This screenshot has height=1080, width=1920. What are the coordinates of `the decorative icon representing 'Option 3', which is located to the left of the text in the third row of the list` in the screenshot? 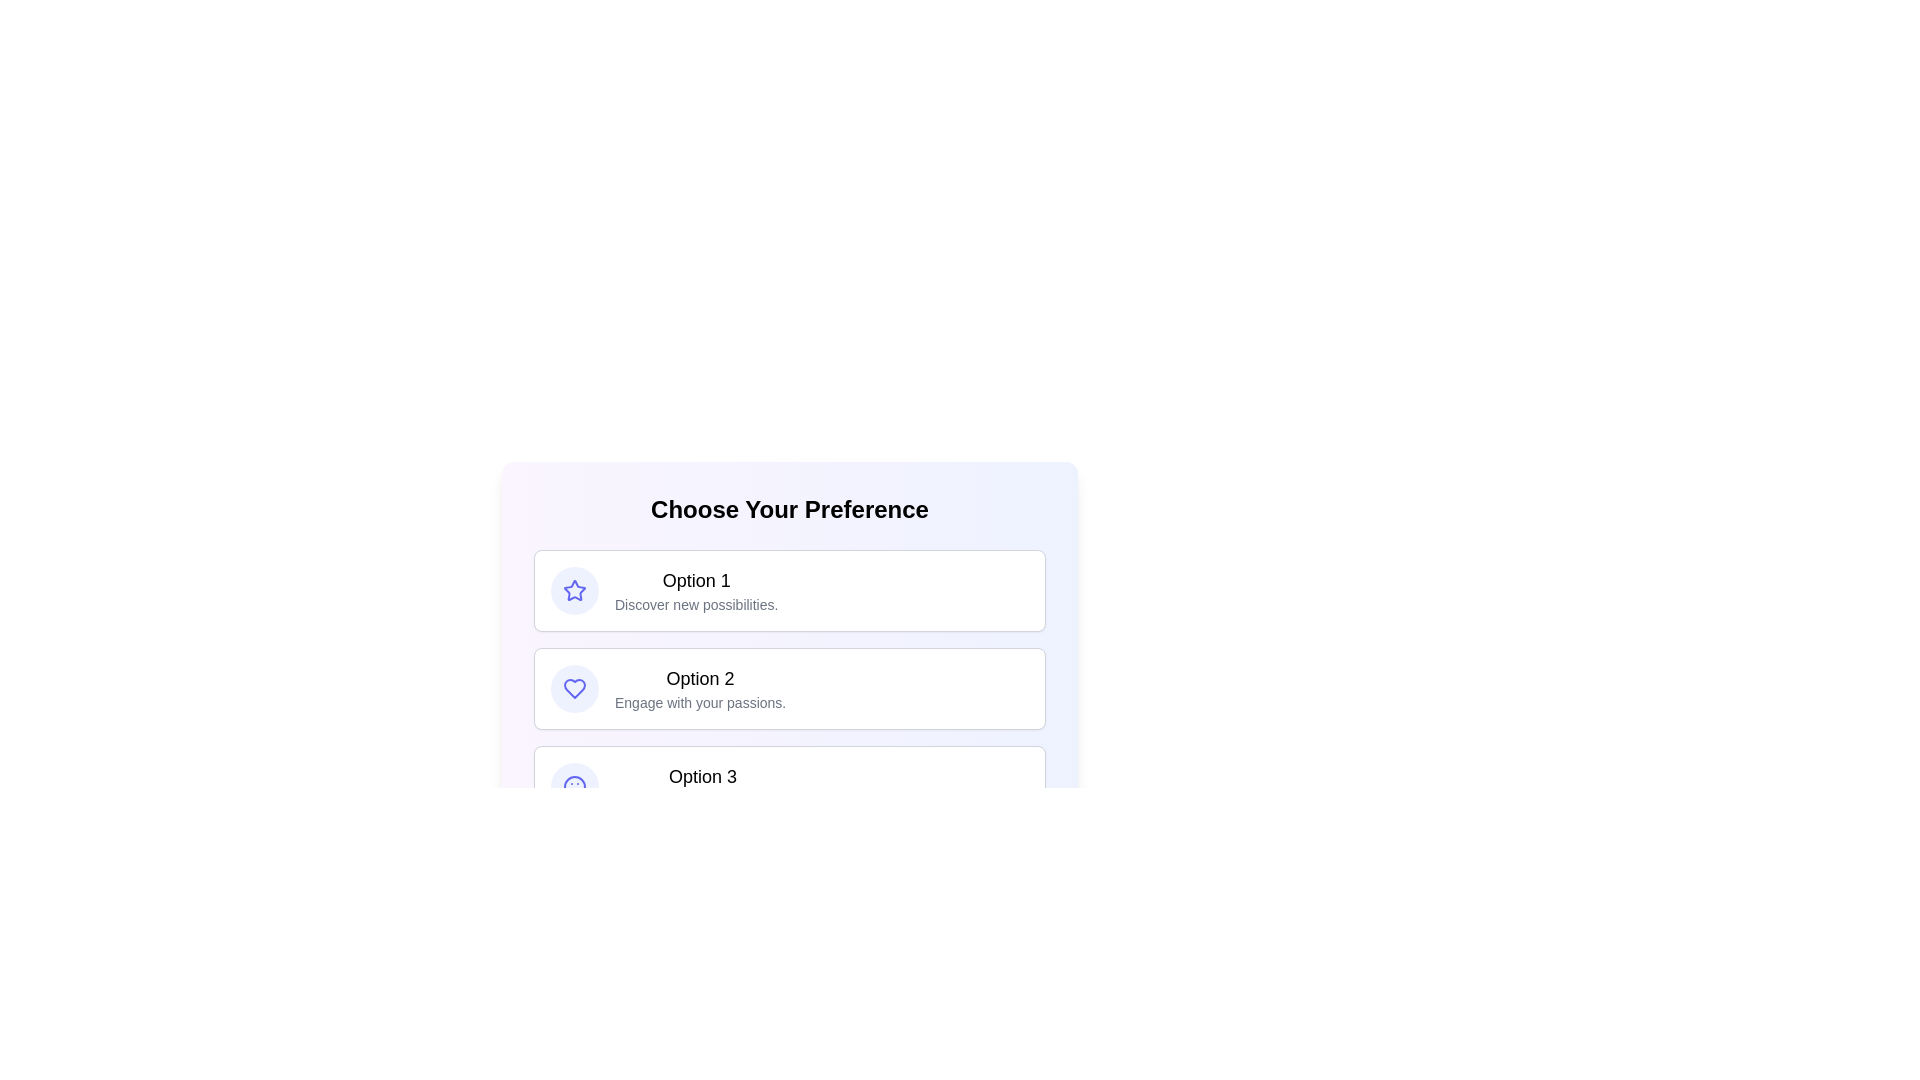 It's located at (574, 785).